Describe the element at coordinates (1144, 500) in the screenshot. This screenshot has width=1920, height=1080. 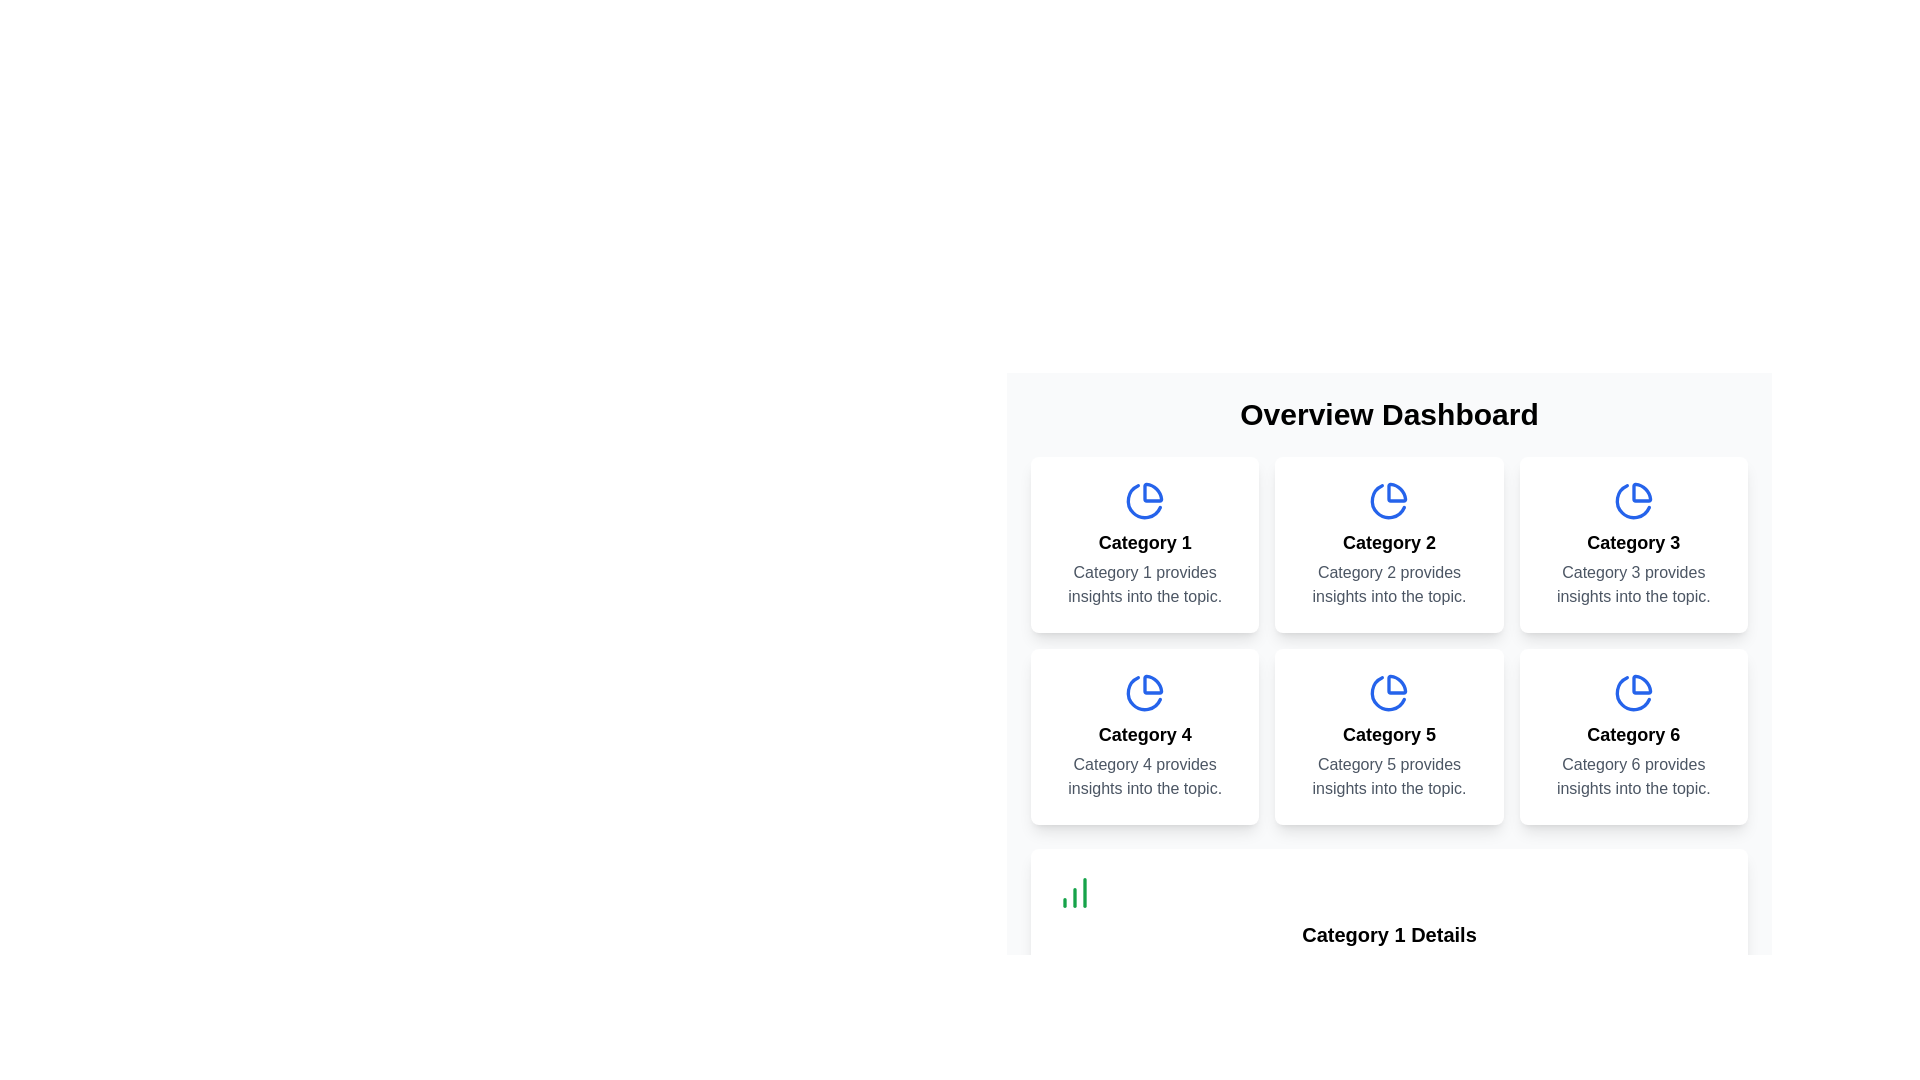
I see `the styling and purpose of the pie chart segment represented by a vector graphic component, which is part of the 'Category 1' card located in the top-left portion of the main content grid` at that location.